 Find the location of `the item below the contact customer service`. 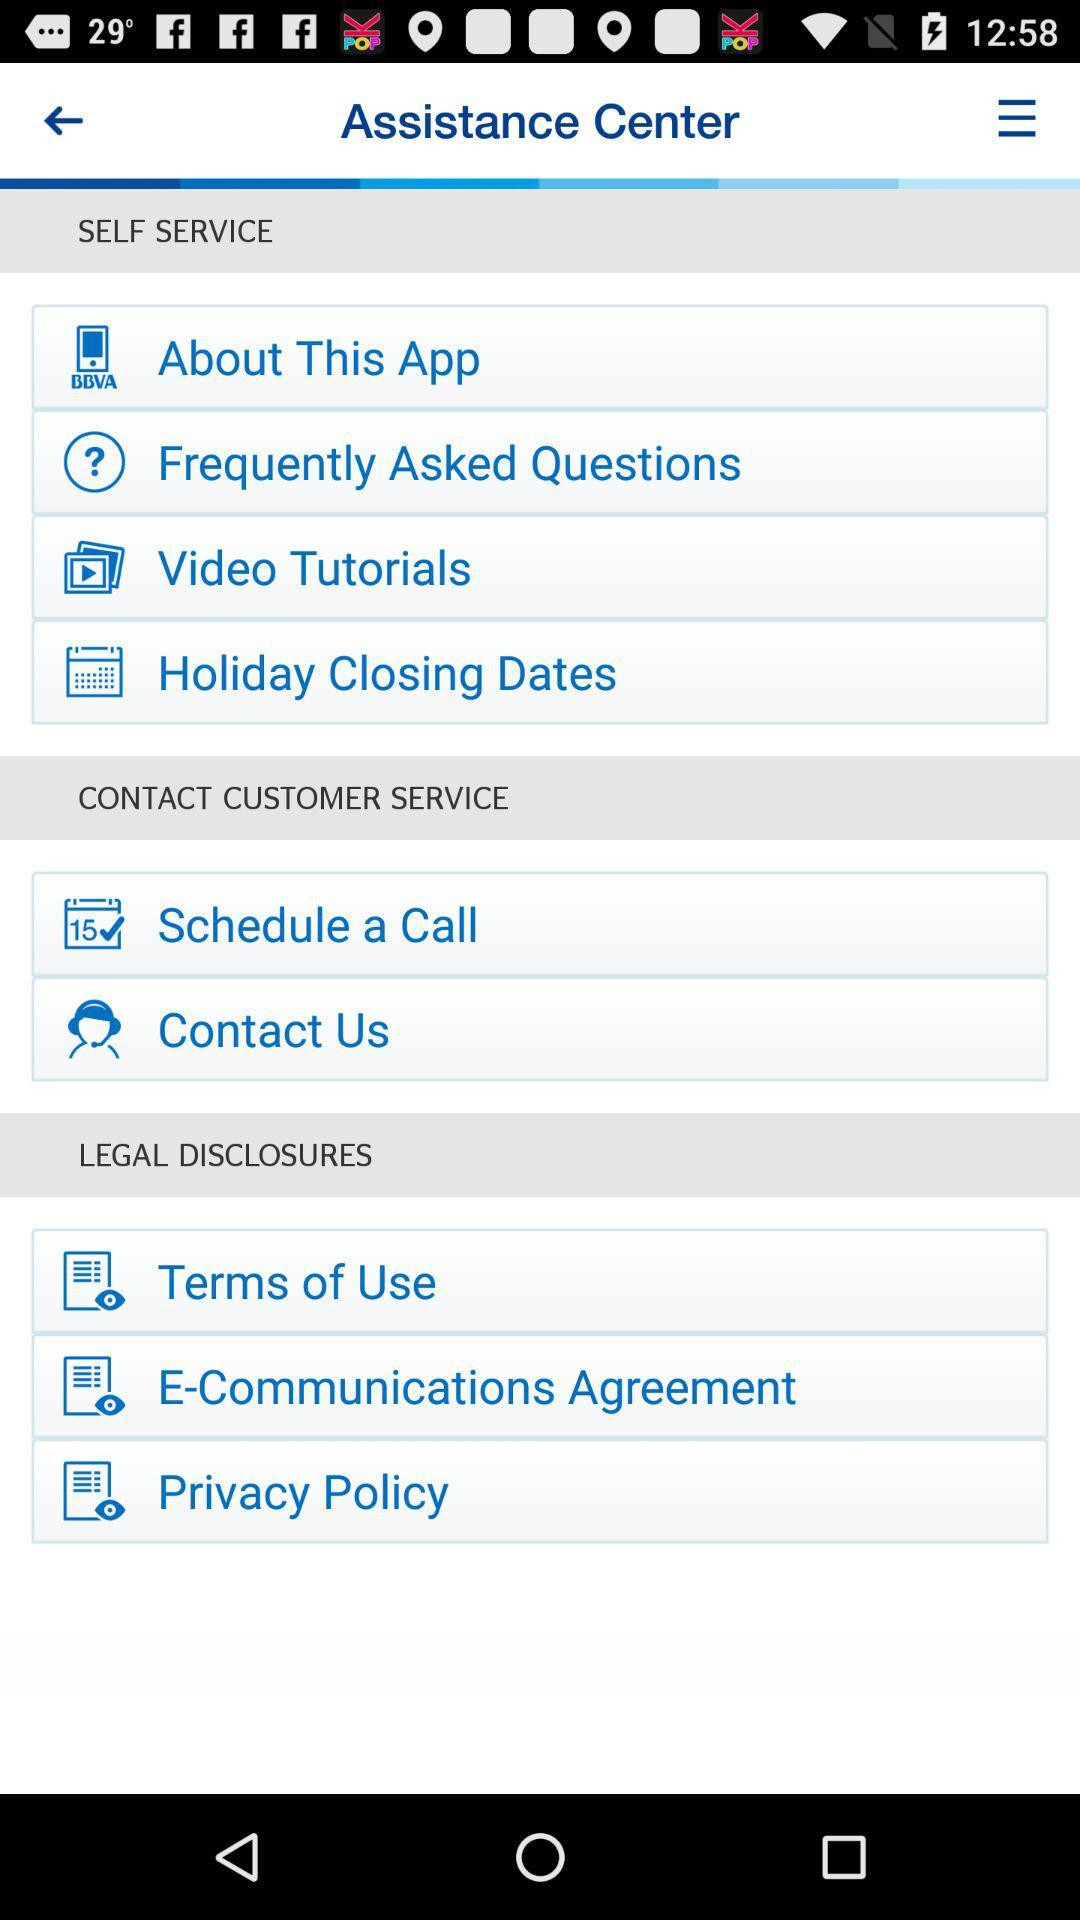

the item below the contact customer service is located at coordinates (540, 922).